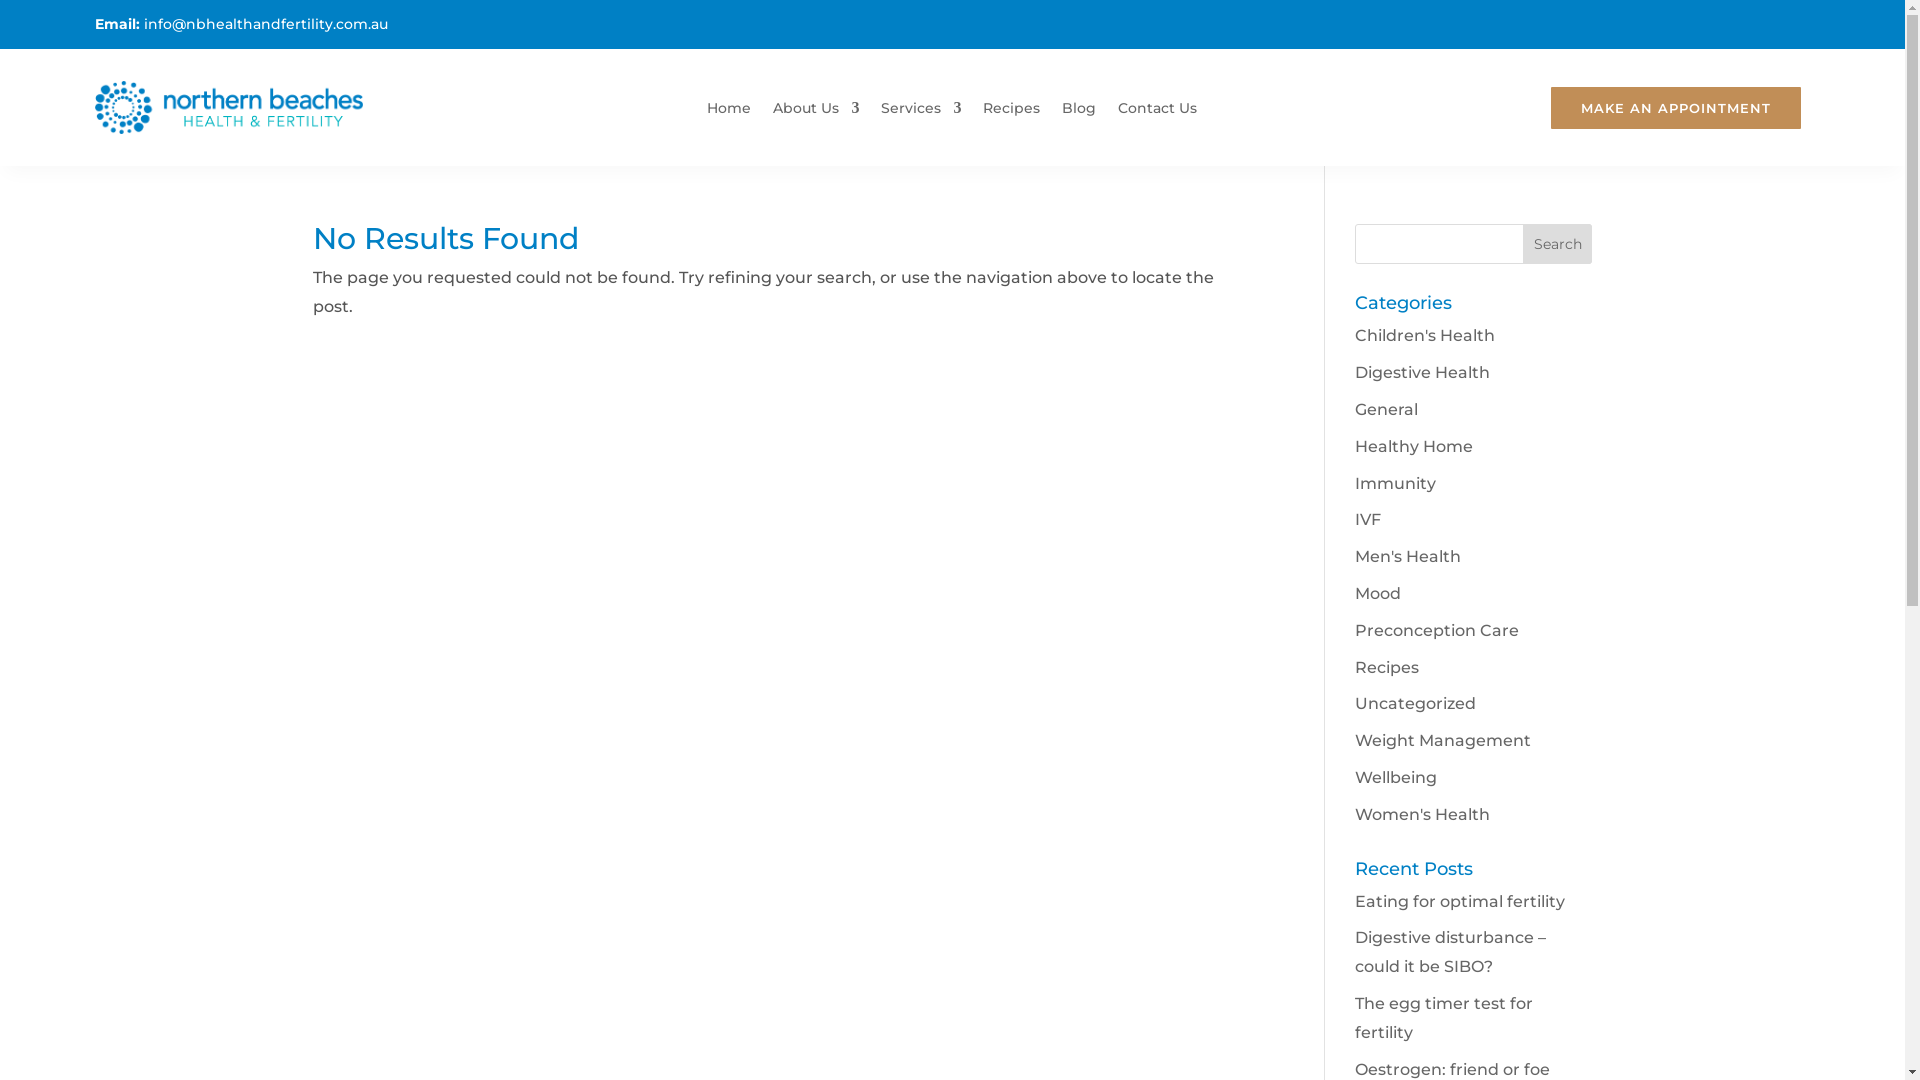  Describe the element at coordinates (1354, 630) in the screenshot. I see `'Preconception Care'` at that location.